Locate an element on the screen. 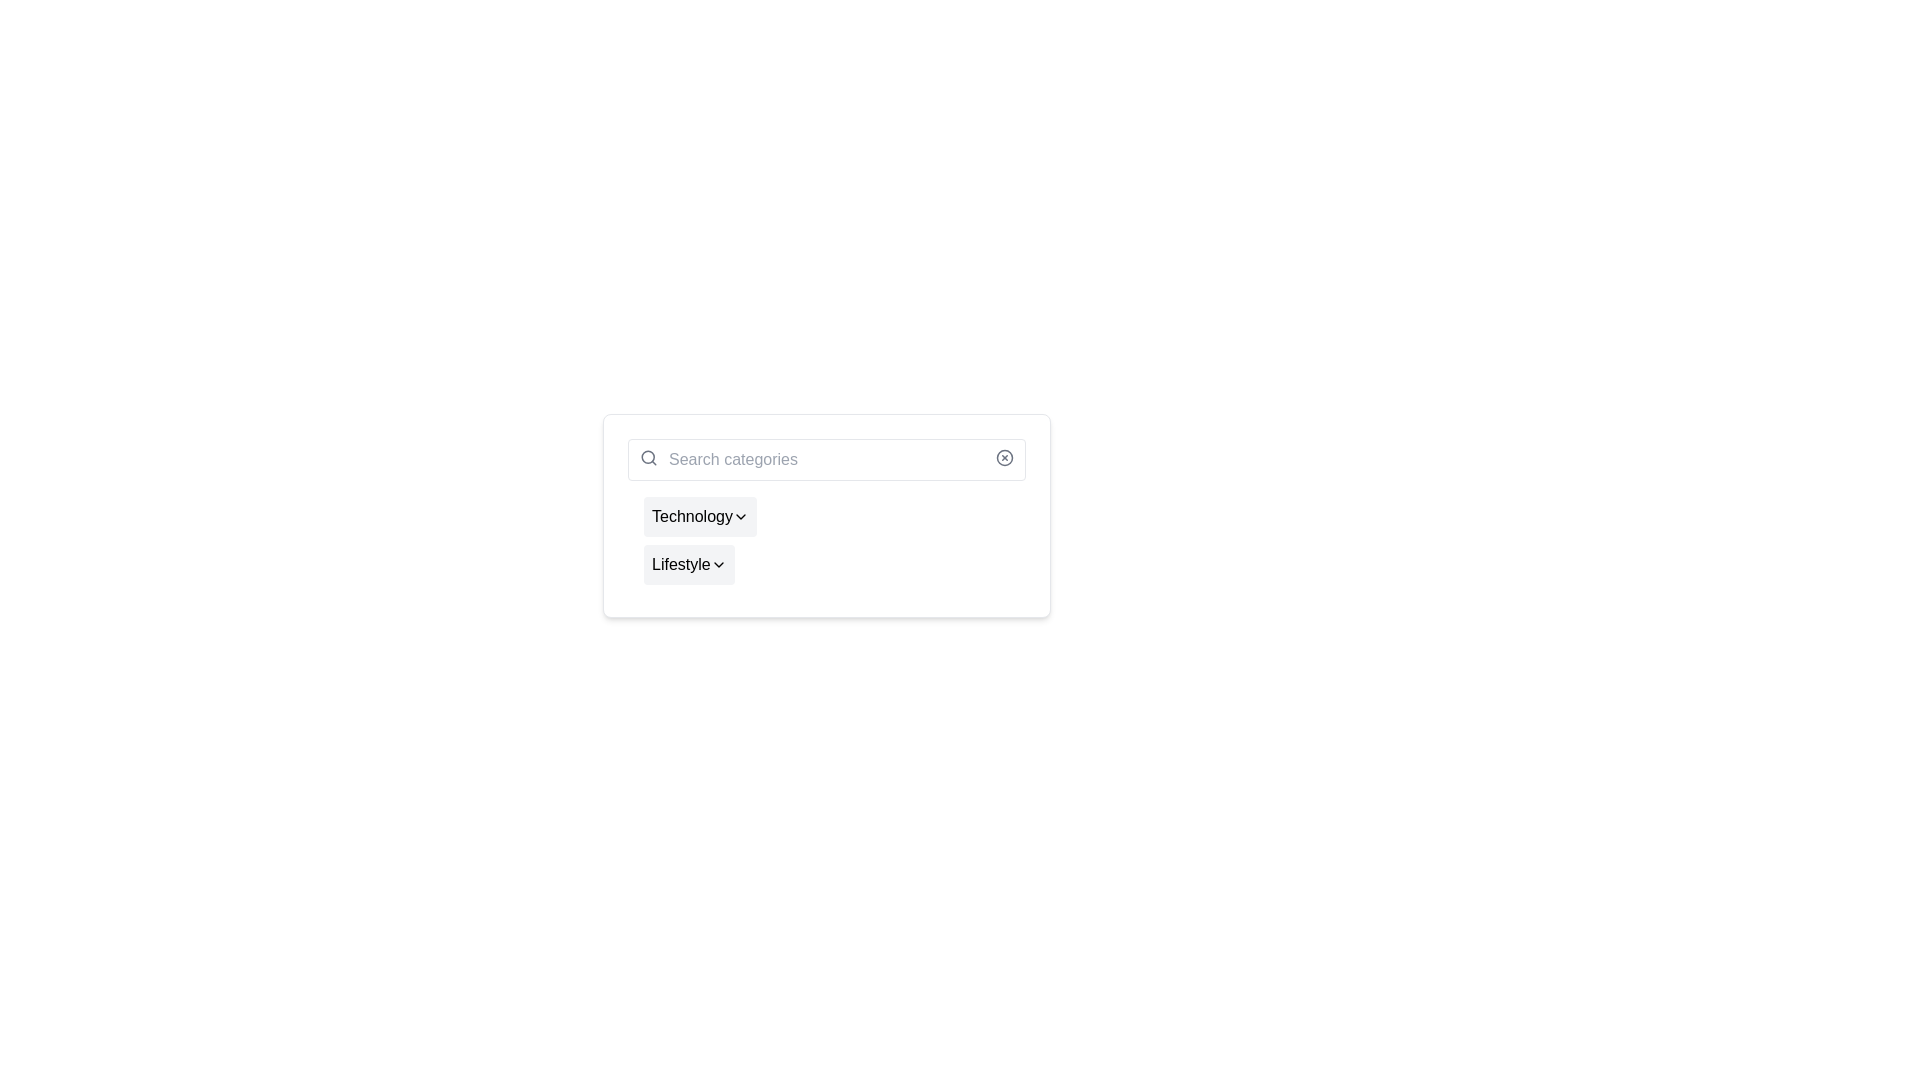 The image size is (1920, 1080). the circle element with a cross mark inside, located at the right end of the search bar component is located at coordinates (1004, 458).